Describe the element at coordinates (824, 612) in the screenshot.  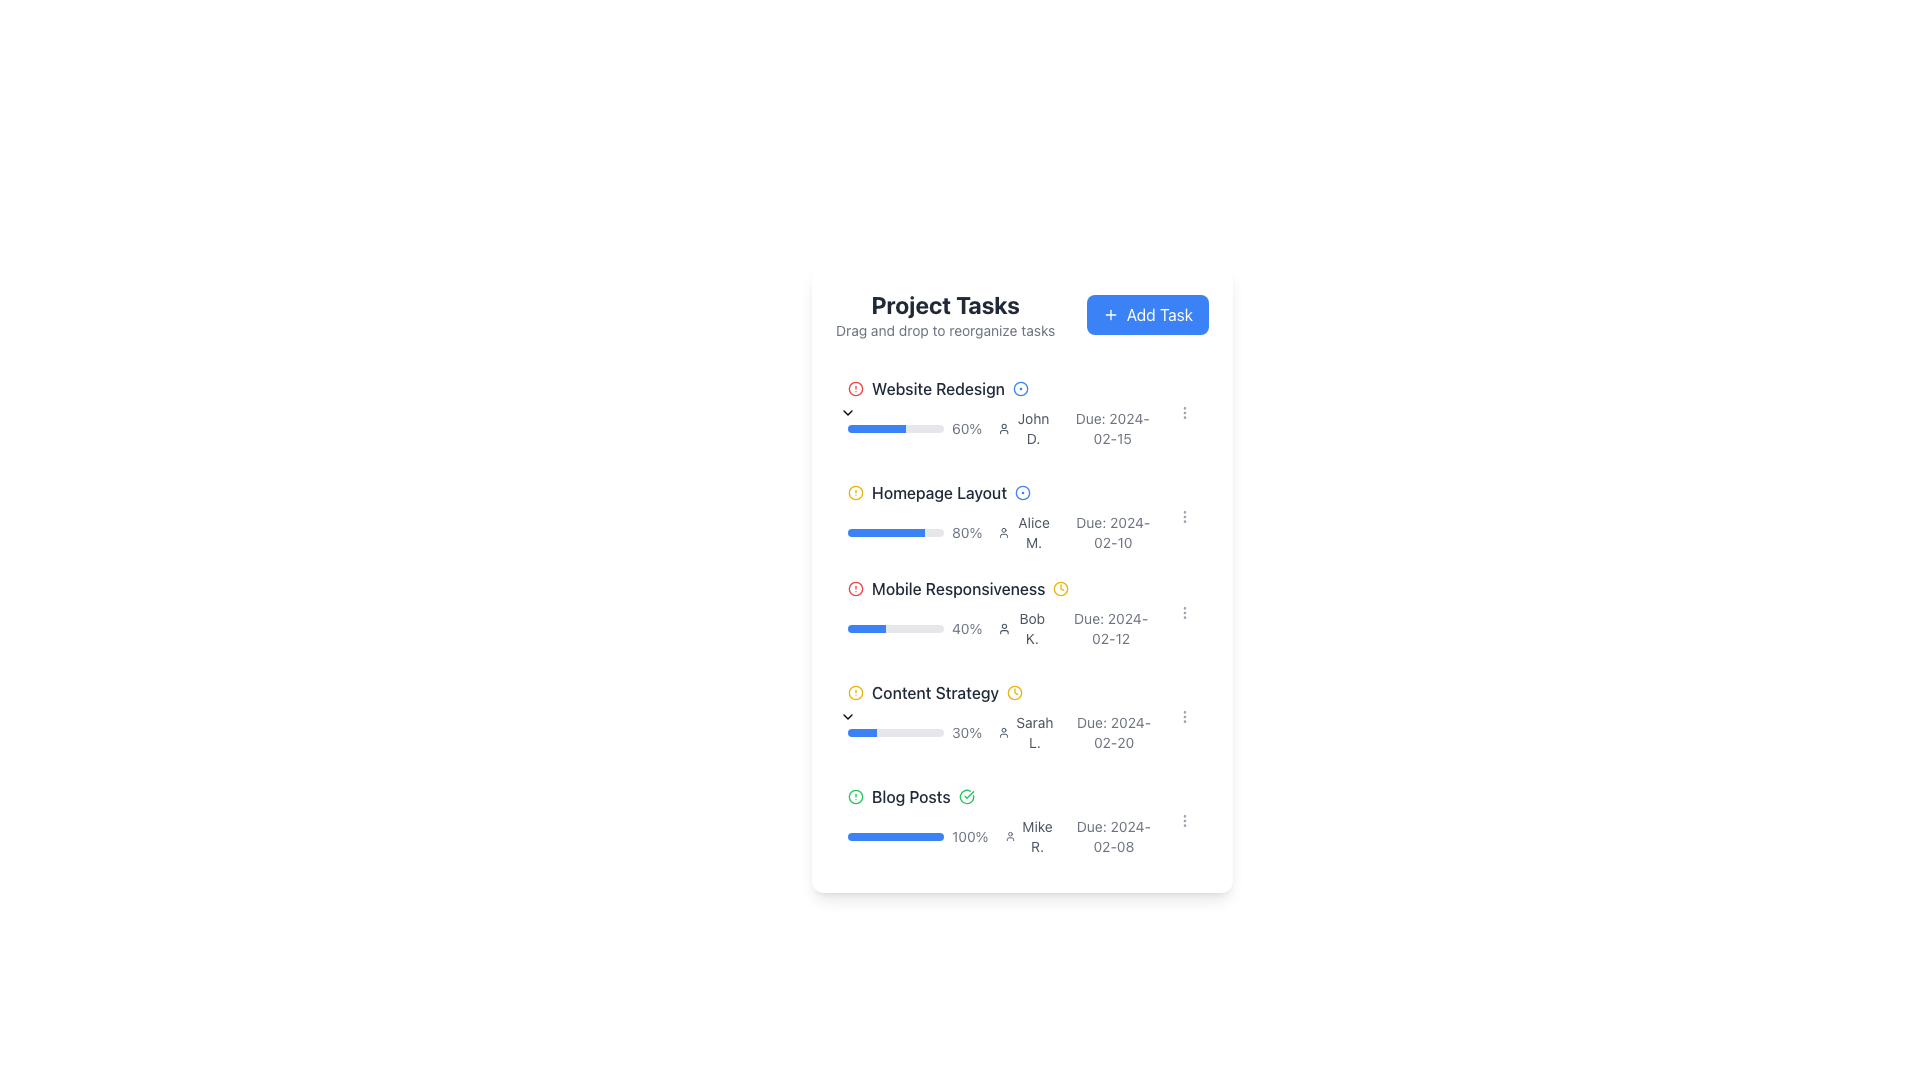
I see `the draggable handle located at the leftmost part of the 'Mobile Responsiveness' task list row` at that location.